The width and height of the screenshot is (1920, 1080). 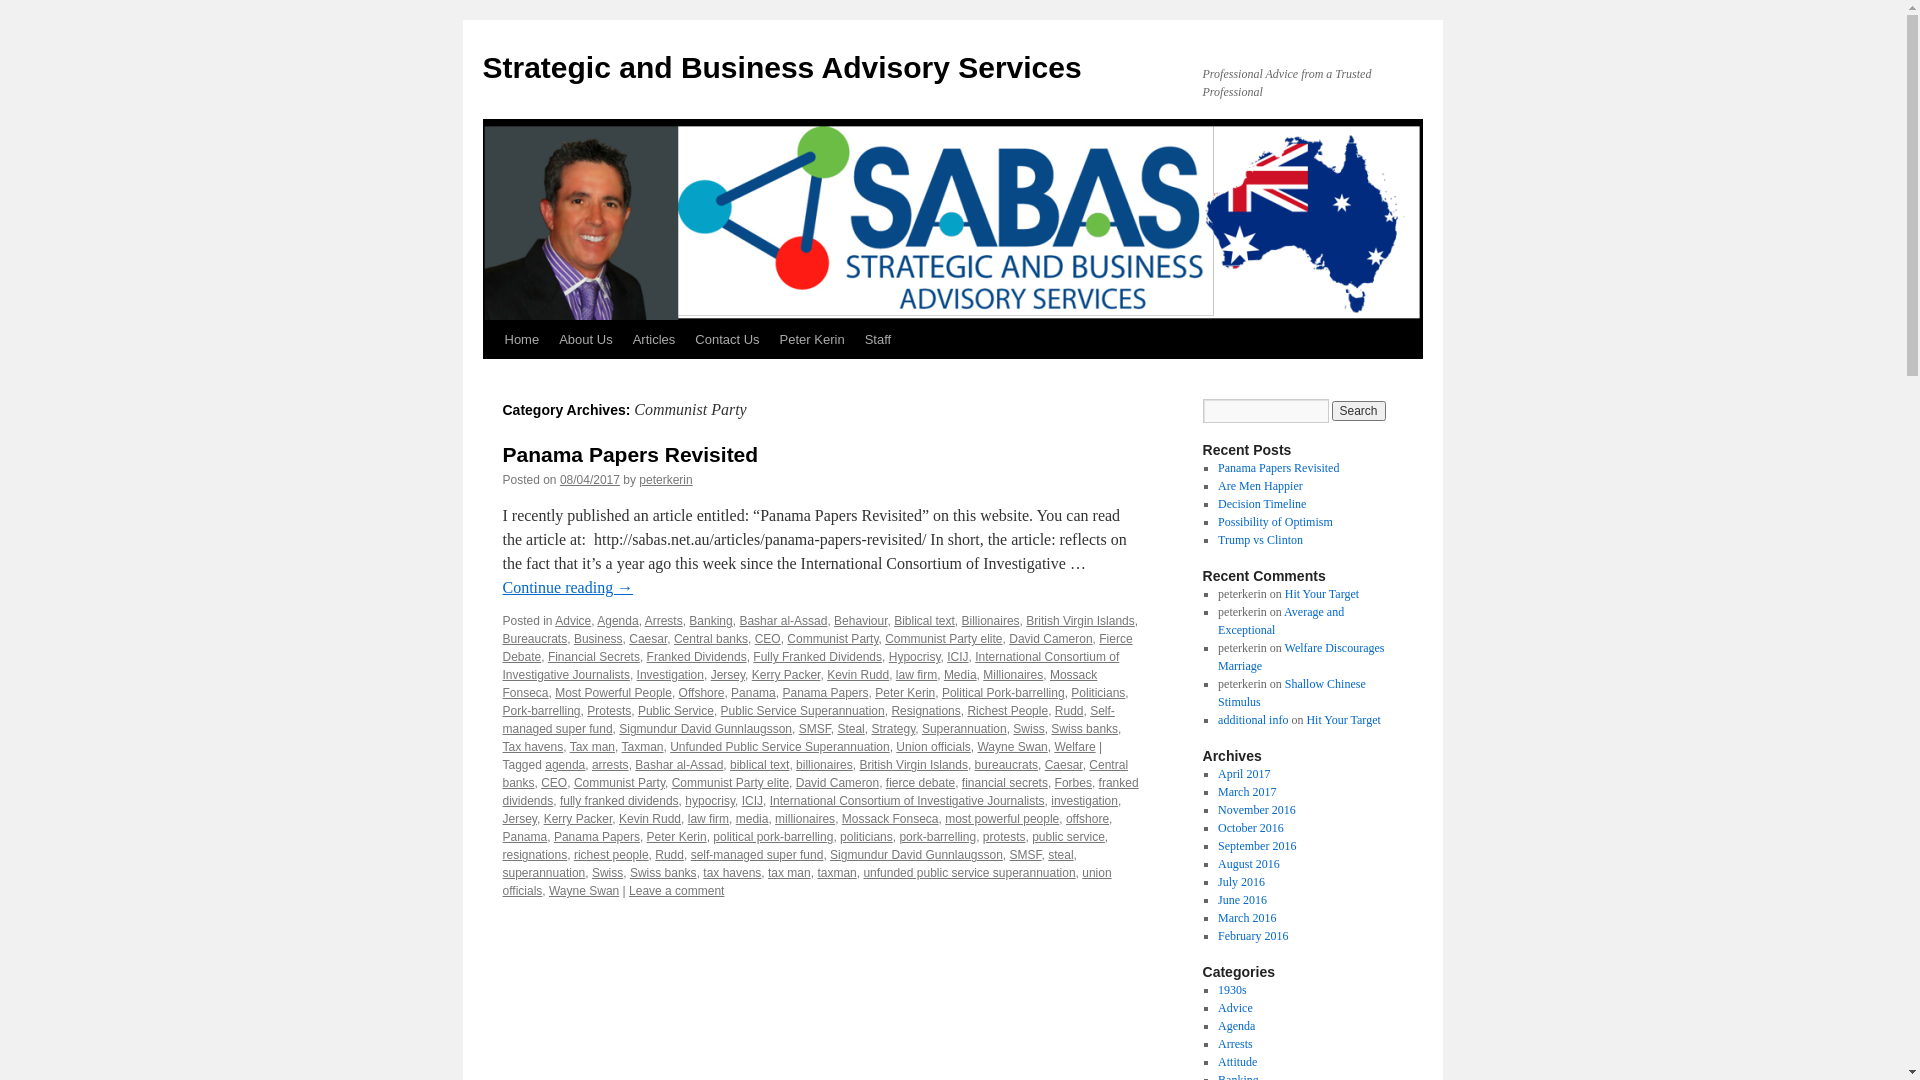 I want to click on 'Richest People', so click(x=966, y=709).